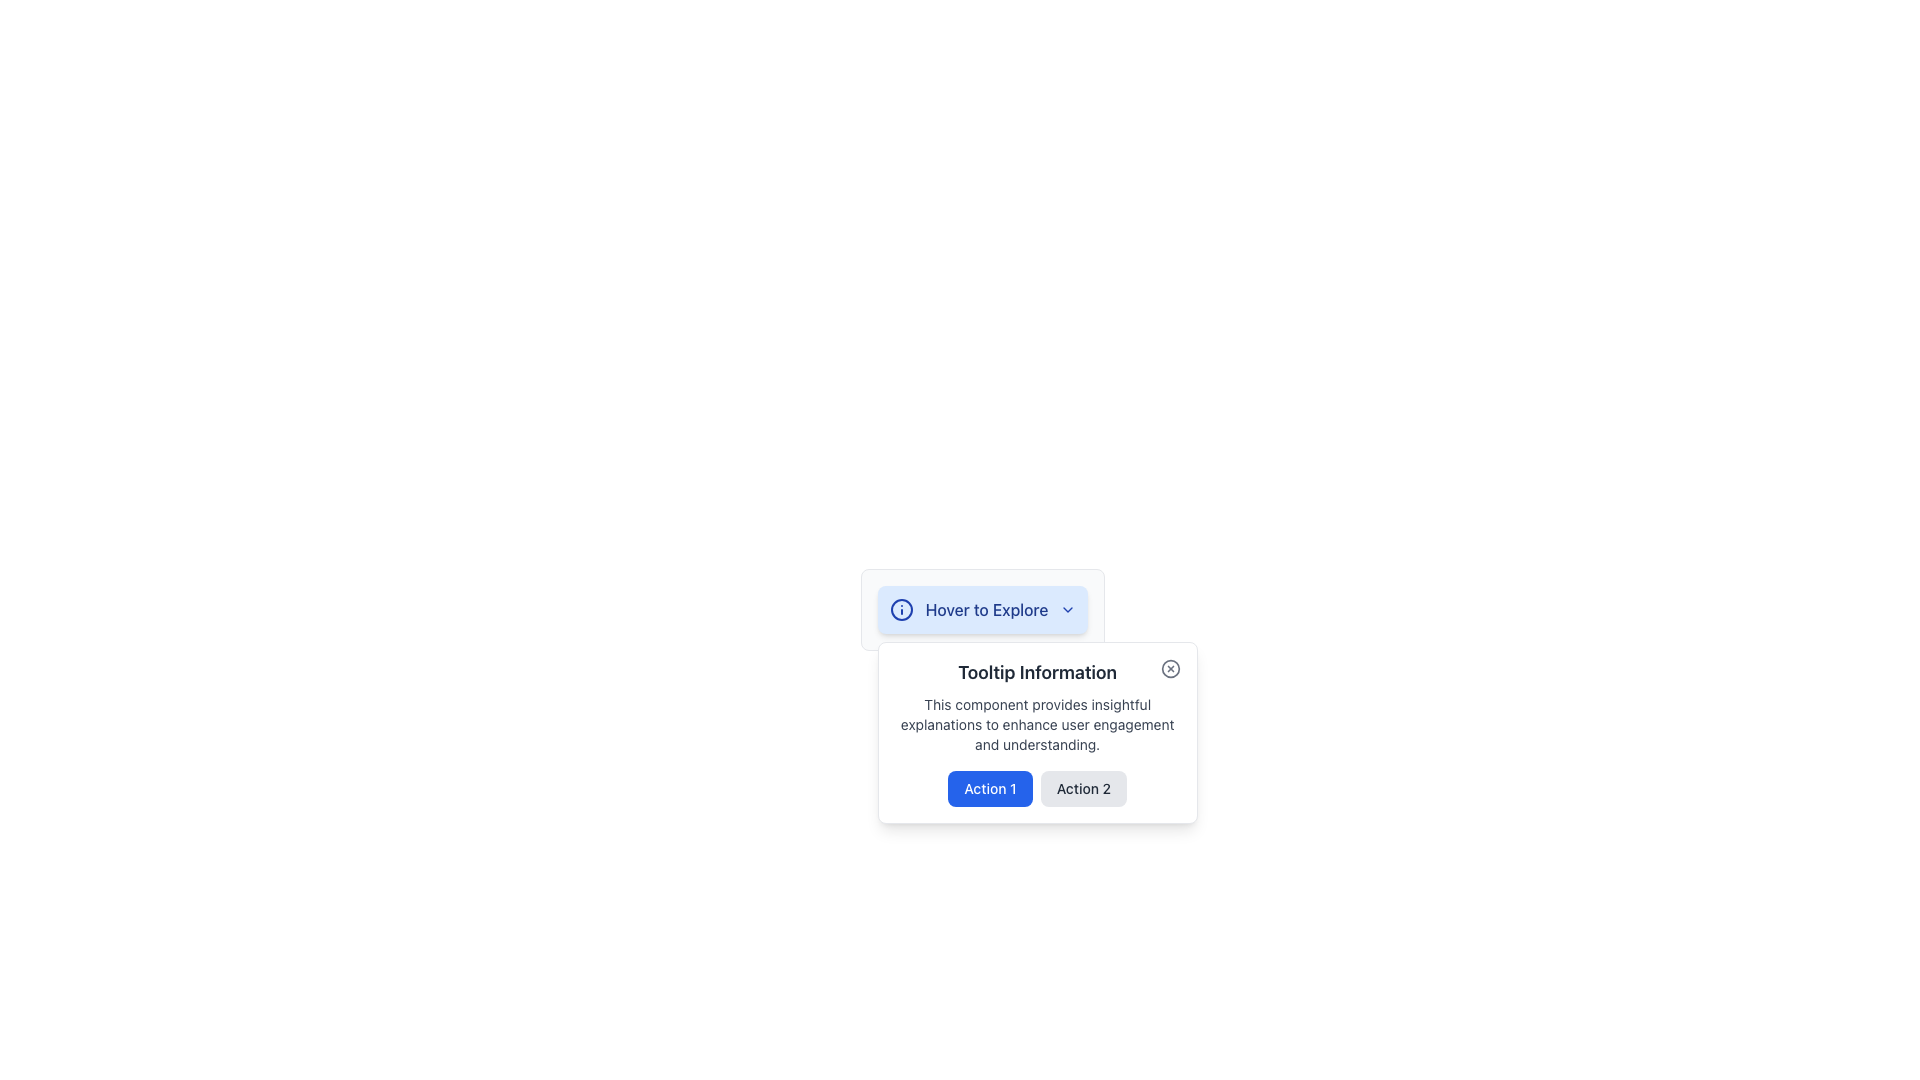 The image size is (1920, 1080). I want to click on the text label that says 'Hover, so click(987, 608).